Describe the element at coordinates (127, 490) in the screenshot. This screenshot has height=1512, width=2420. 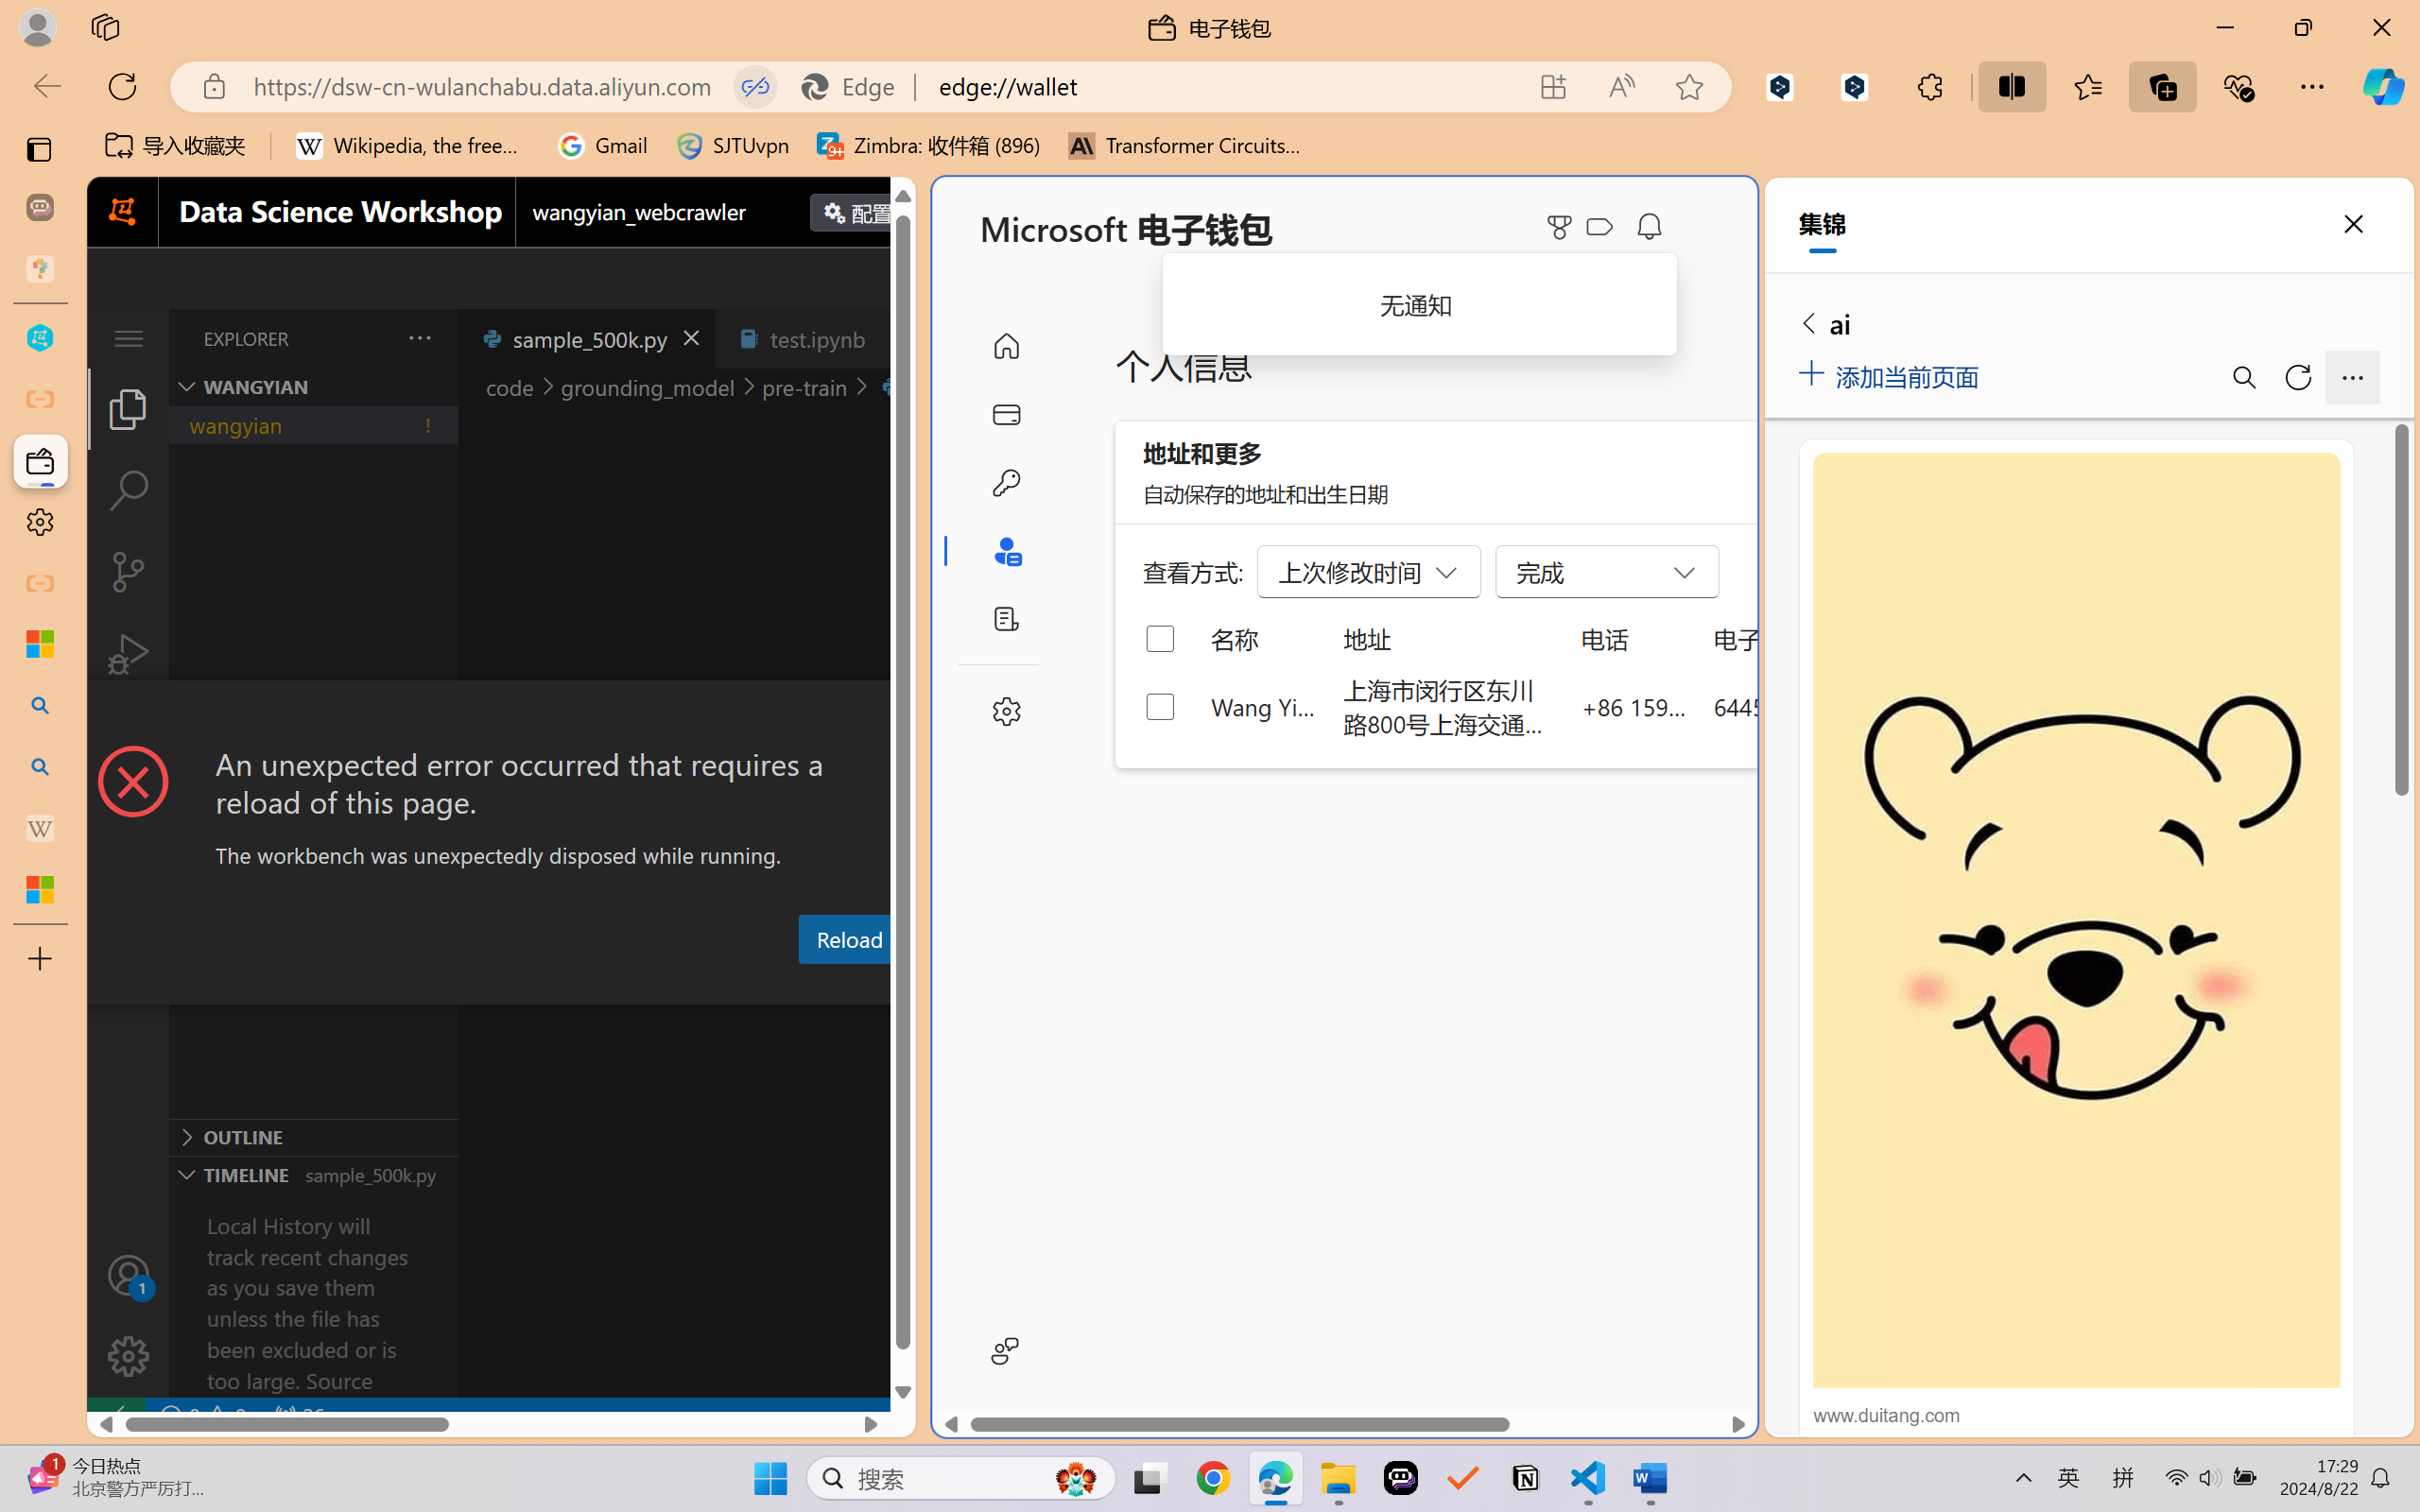
I see `'Search (Ctrl+Shift+F)'` at that location.